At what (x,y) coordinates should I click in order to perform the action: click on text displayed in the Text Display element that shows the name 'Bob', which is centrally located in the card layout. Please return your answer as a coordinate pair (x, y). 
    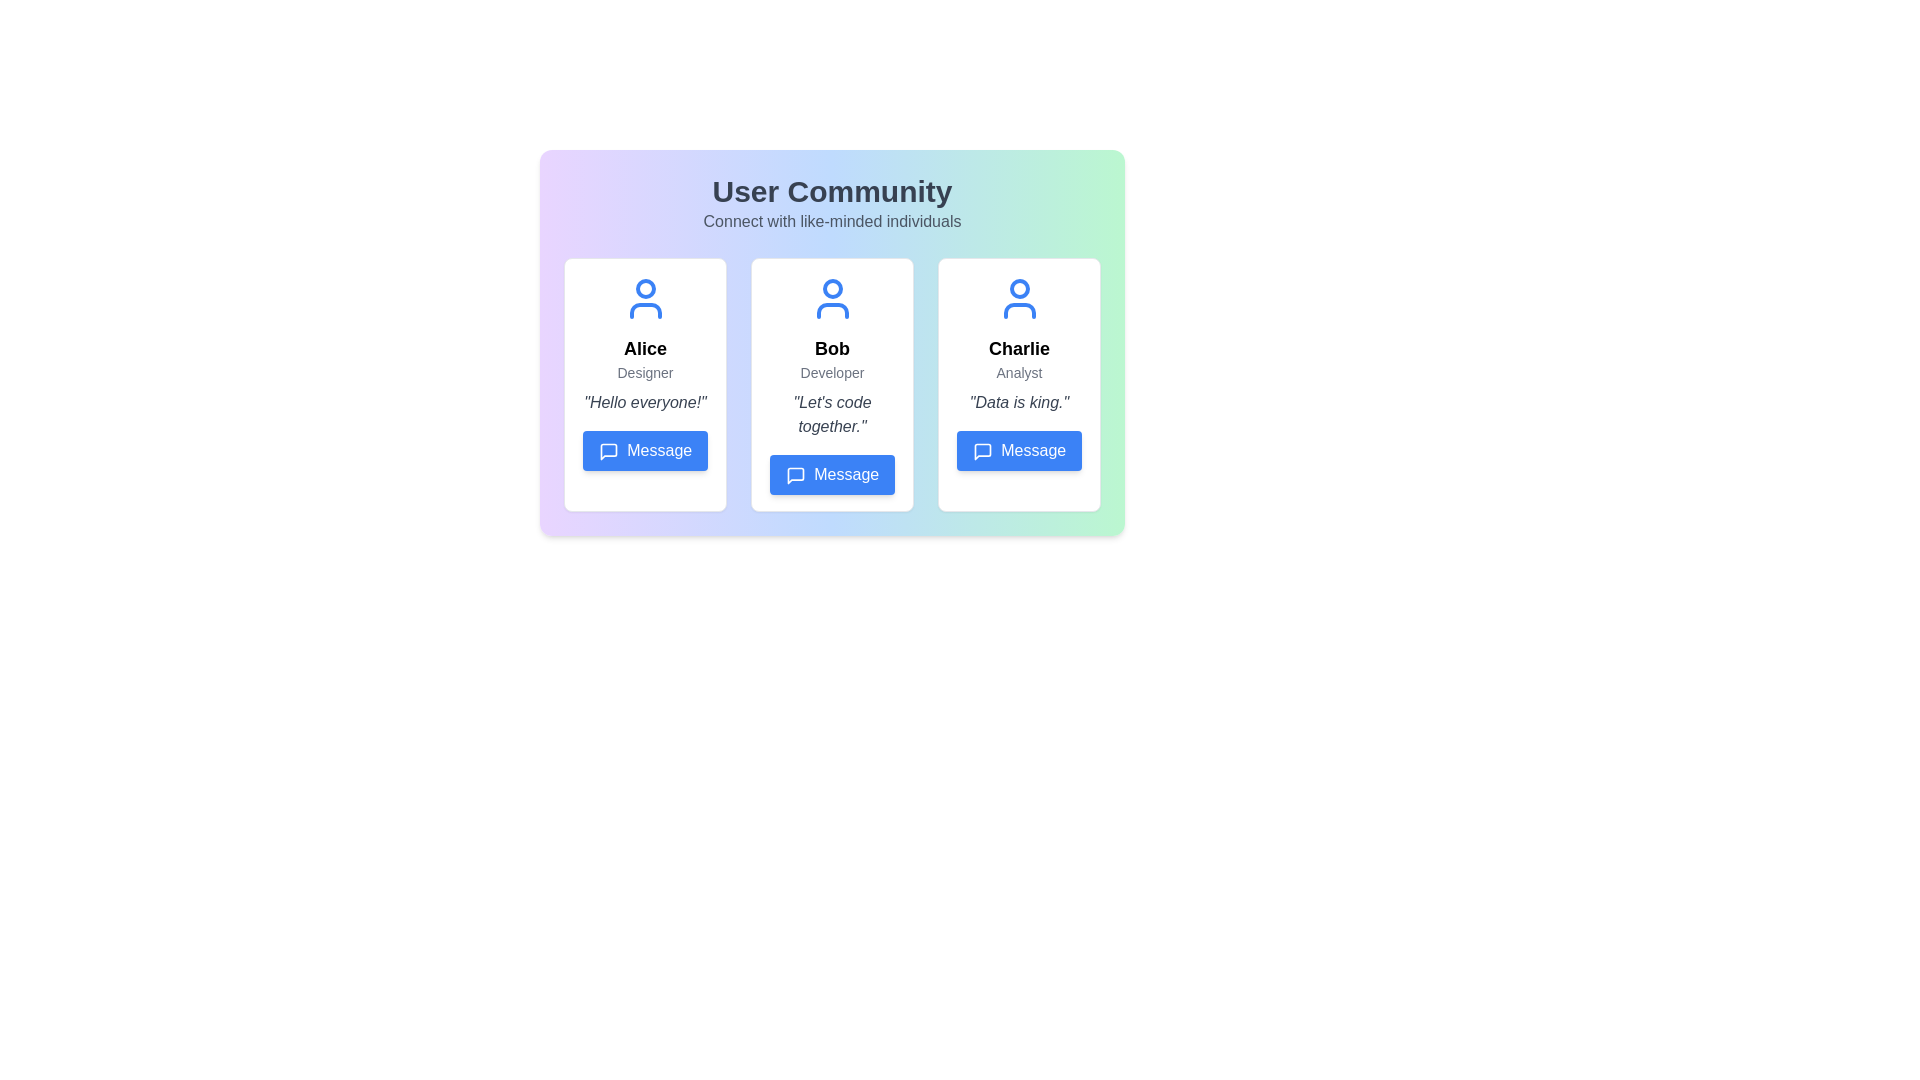
    Looking at the image, I should click on (832, 347).